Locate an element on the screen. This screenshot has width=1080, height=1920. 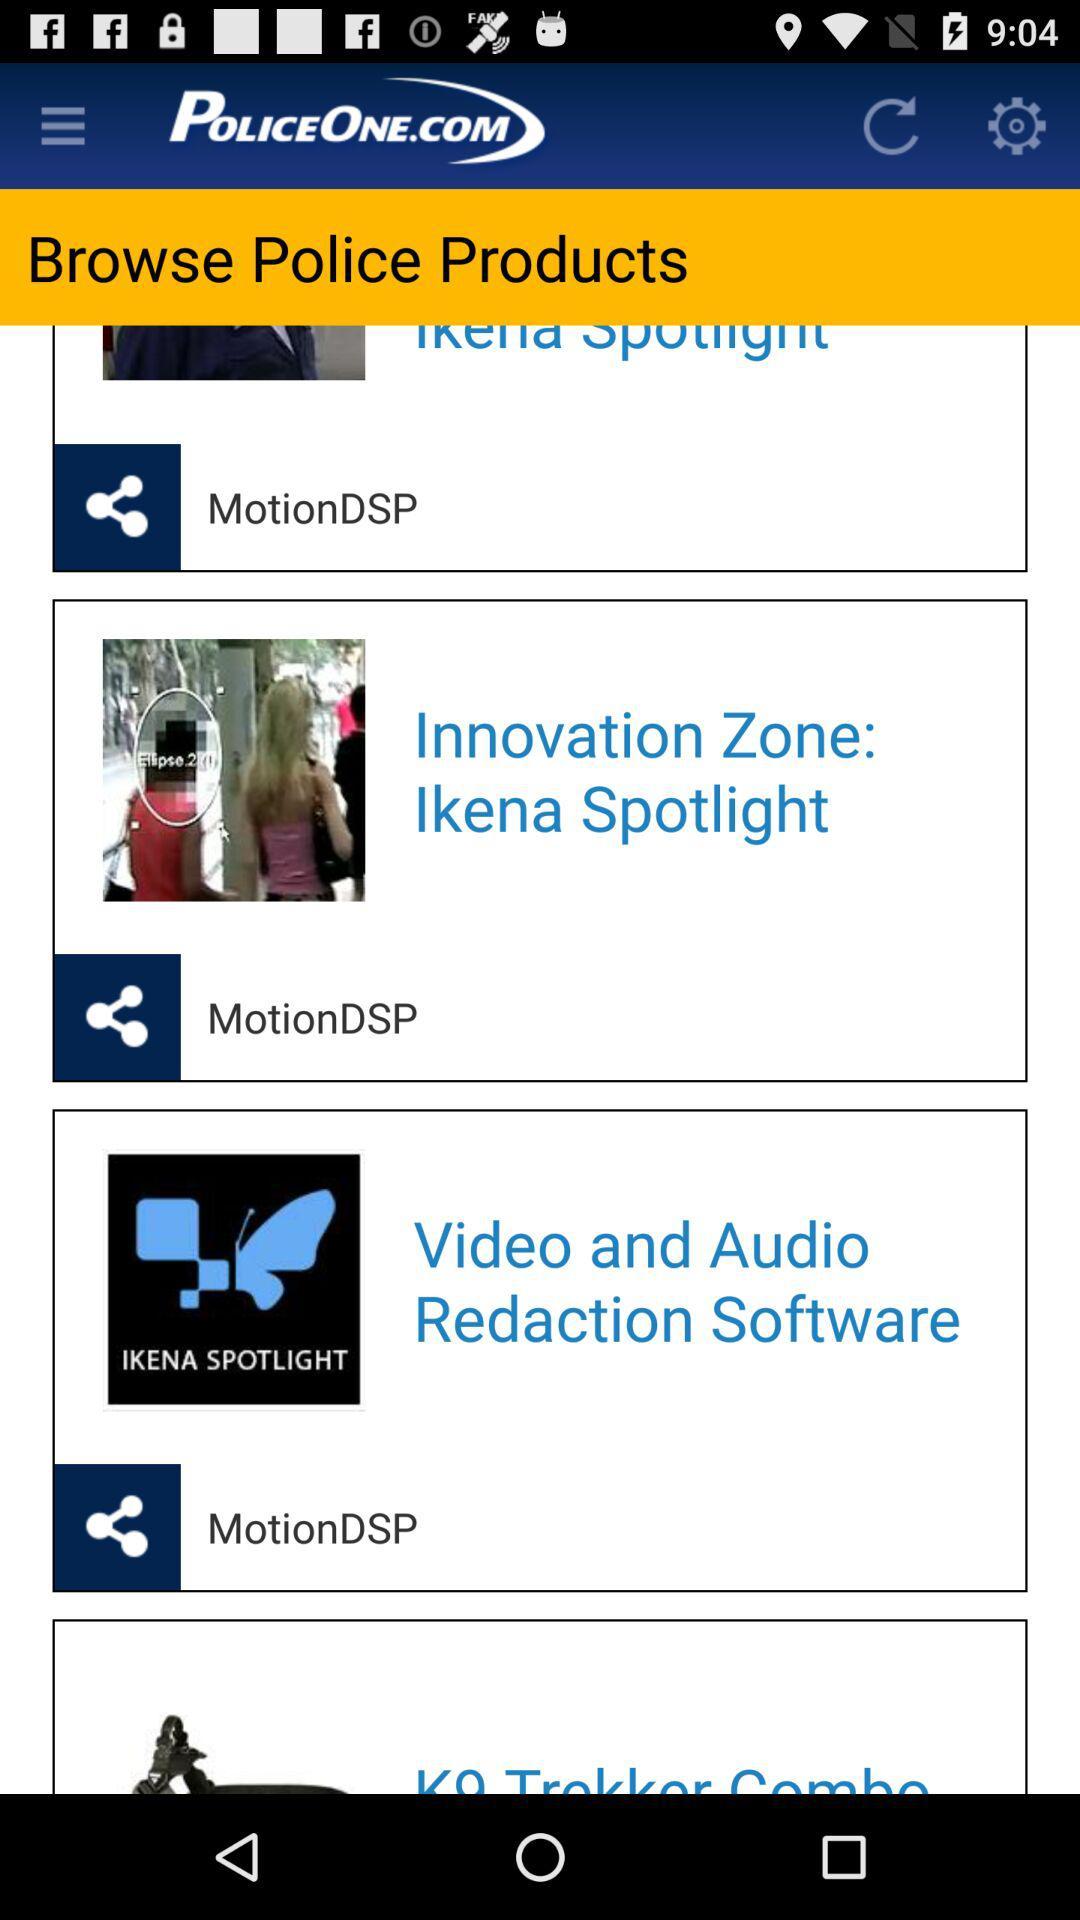
the box to share the post is located at coordinates (118, 1525).